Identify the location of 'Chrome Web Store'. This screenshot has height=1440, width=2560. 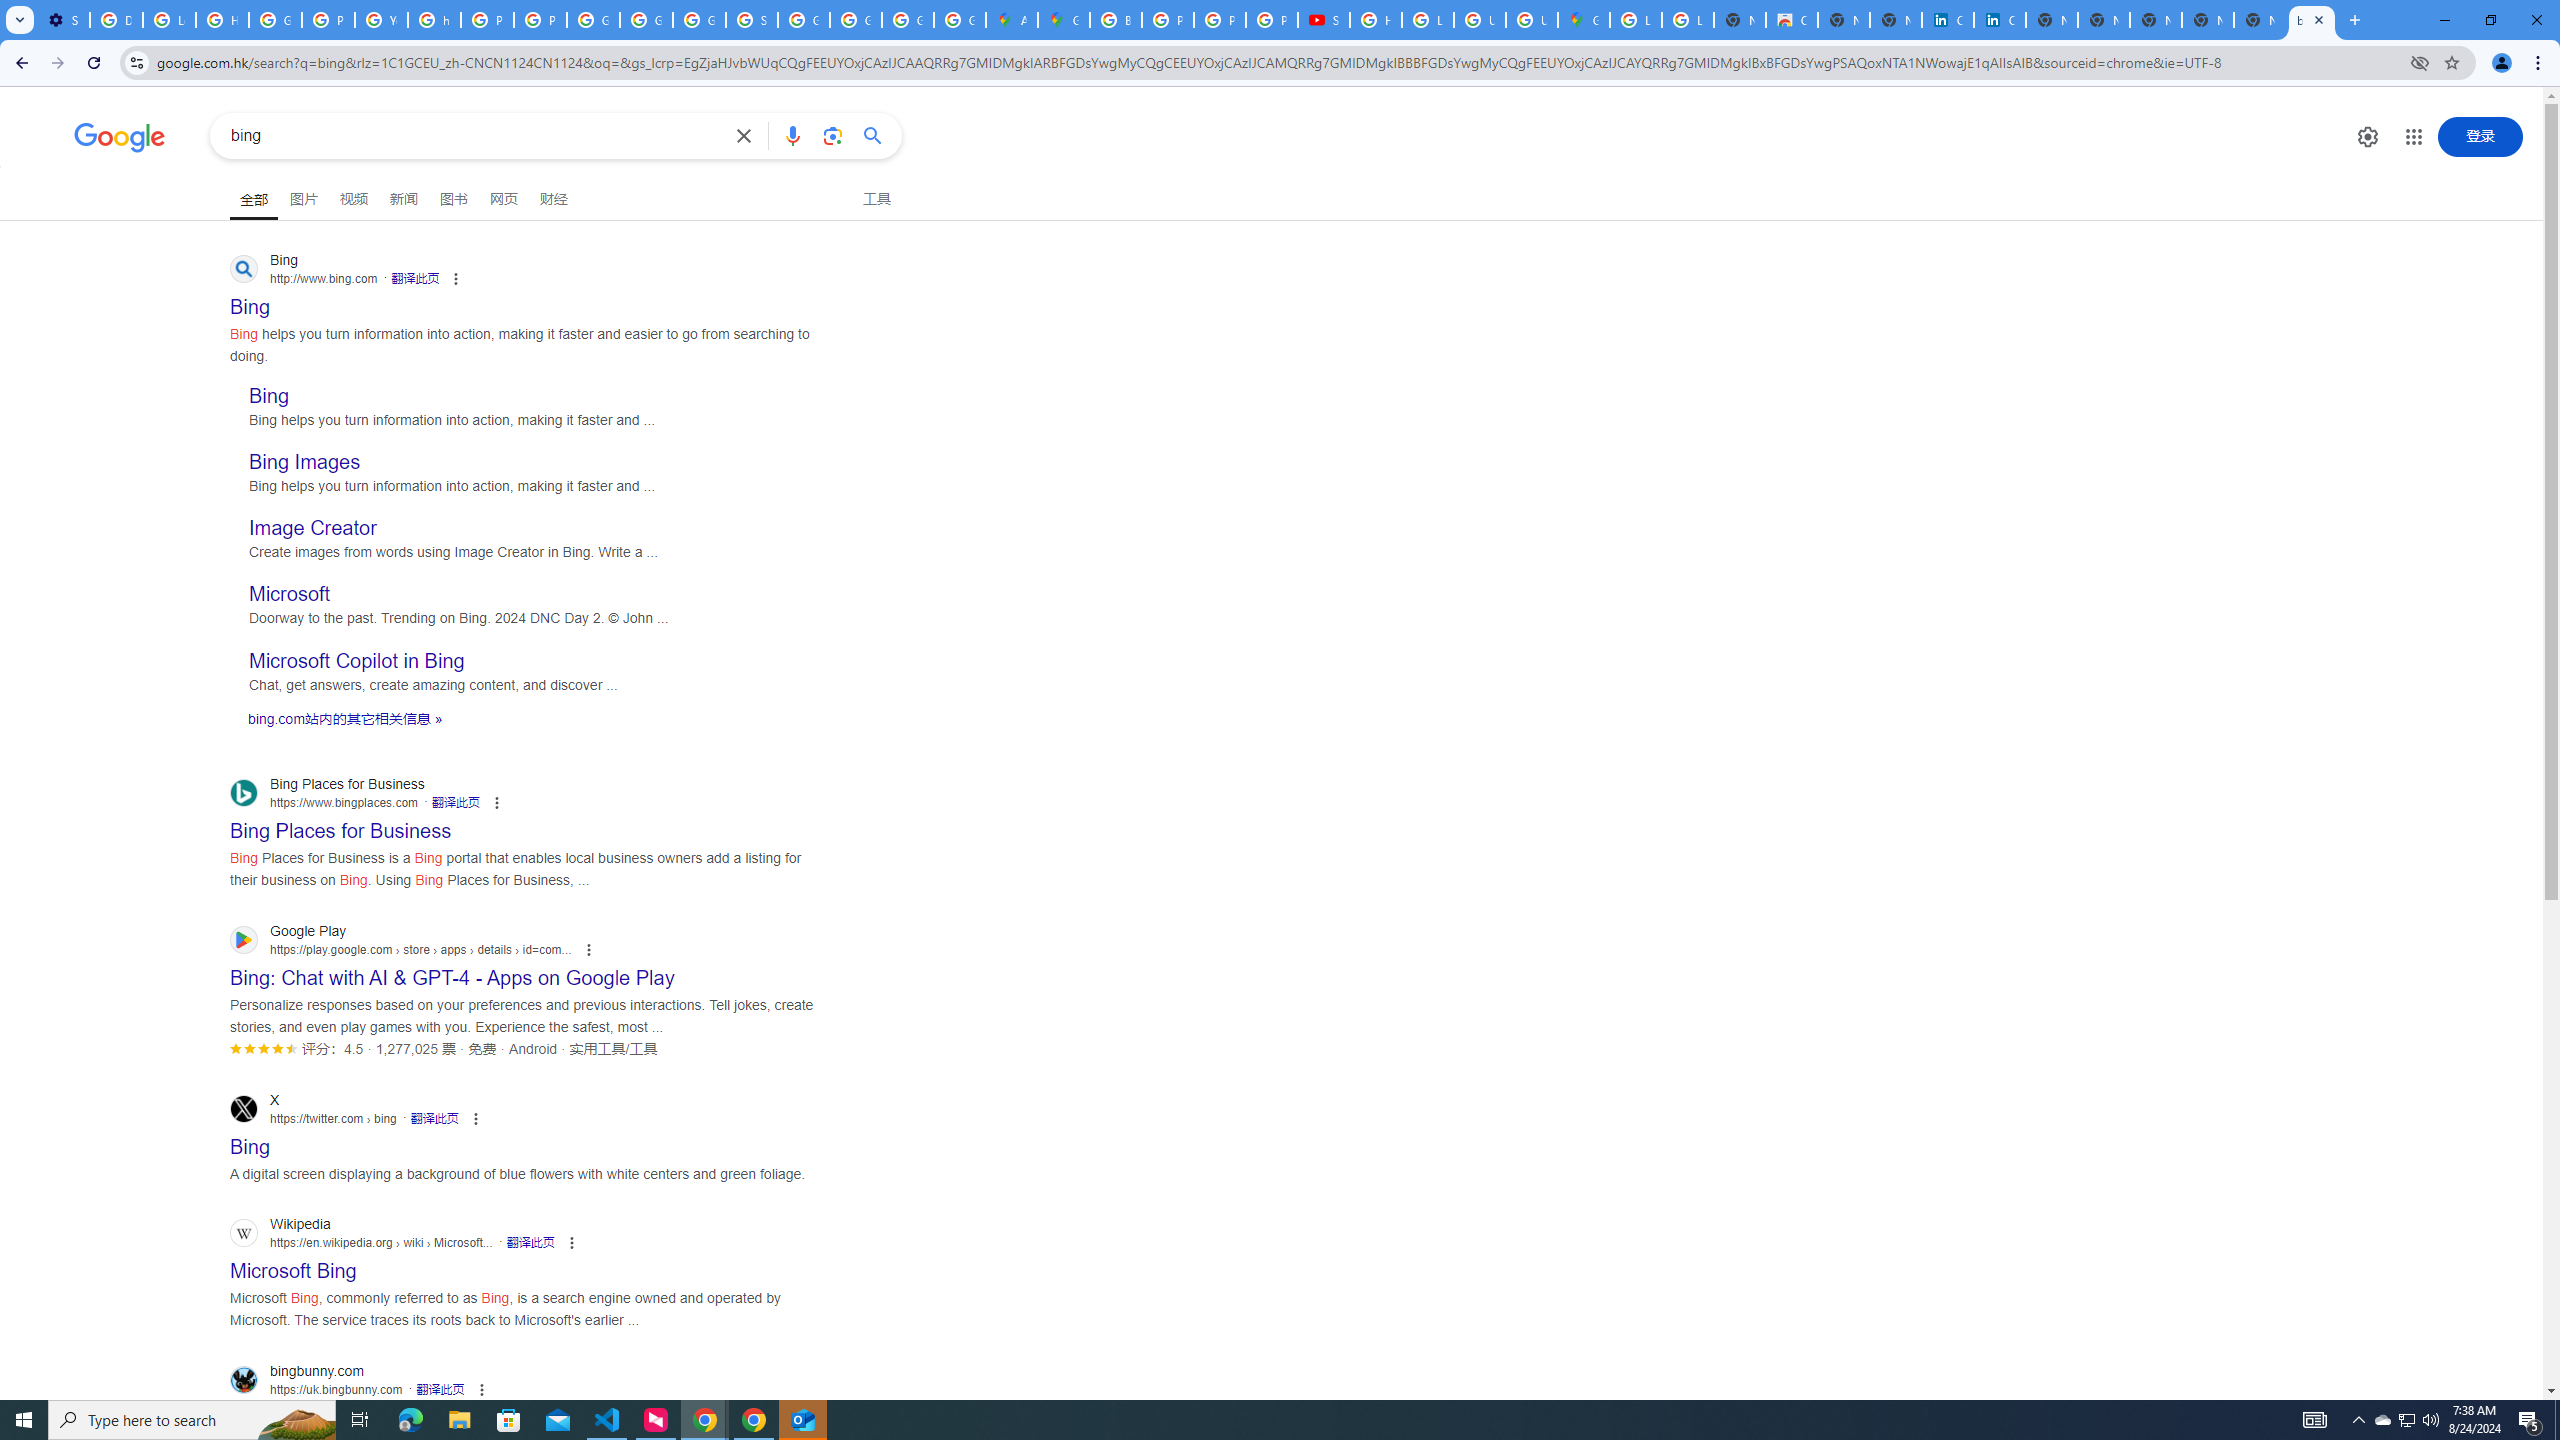
(1791, 19).